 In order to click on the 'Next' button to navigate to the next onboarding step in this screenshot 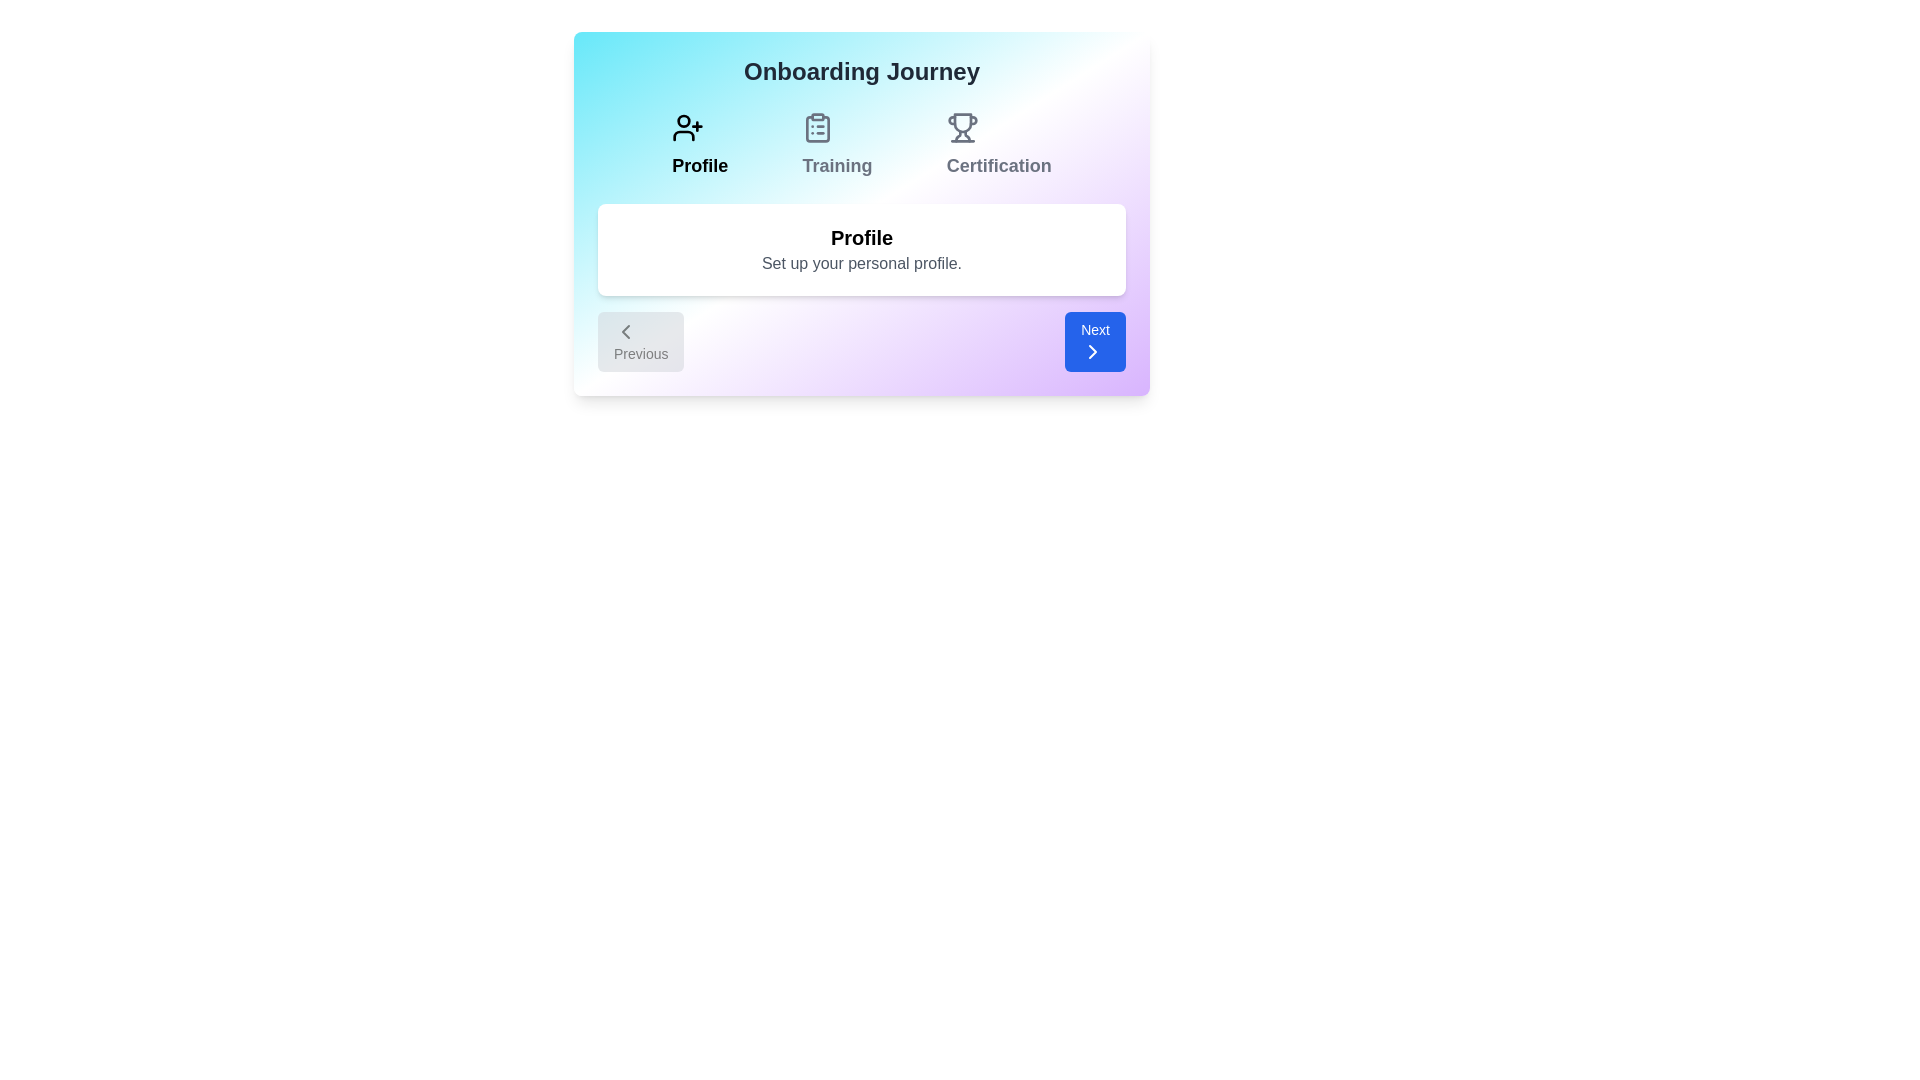, I will do `click(1094, 341)`.